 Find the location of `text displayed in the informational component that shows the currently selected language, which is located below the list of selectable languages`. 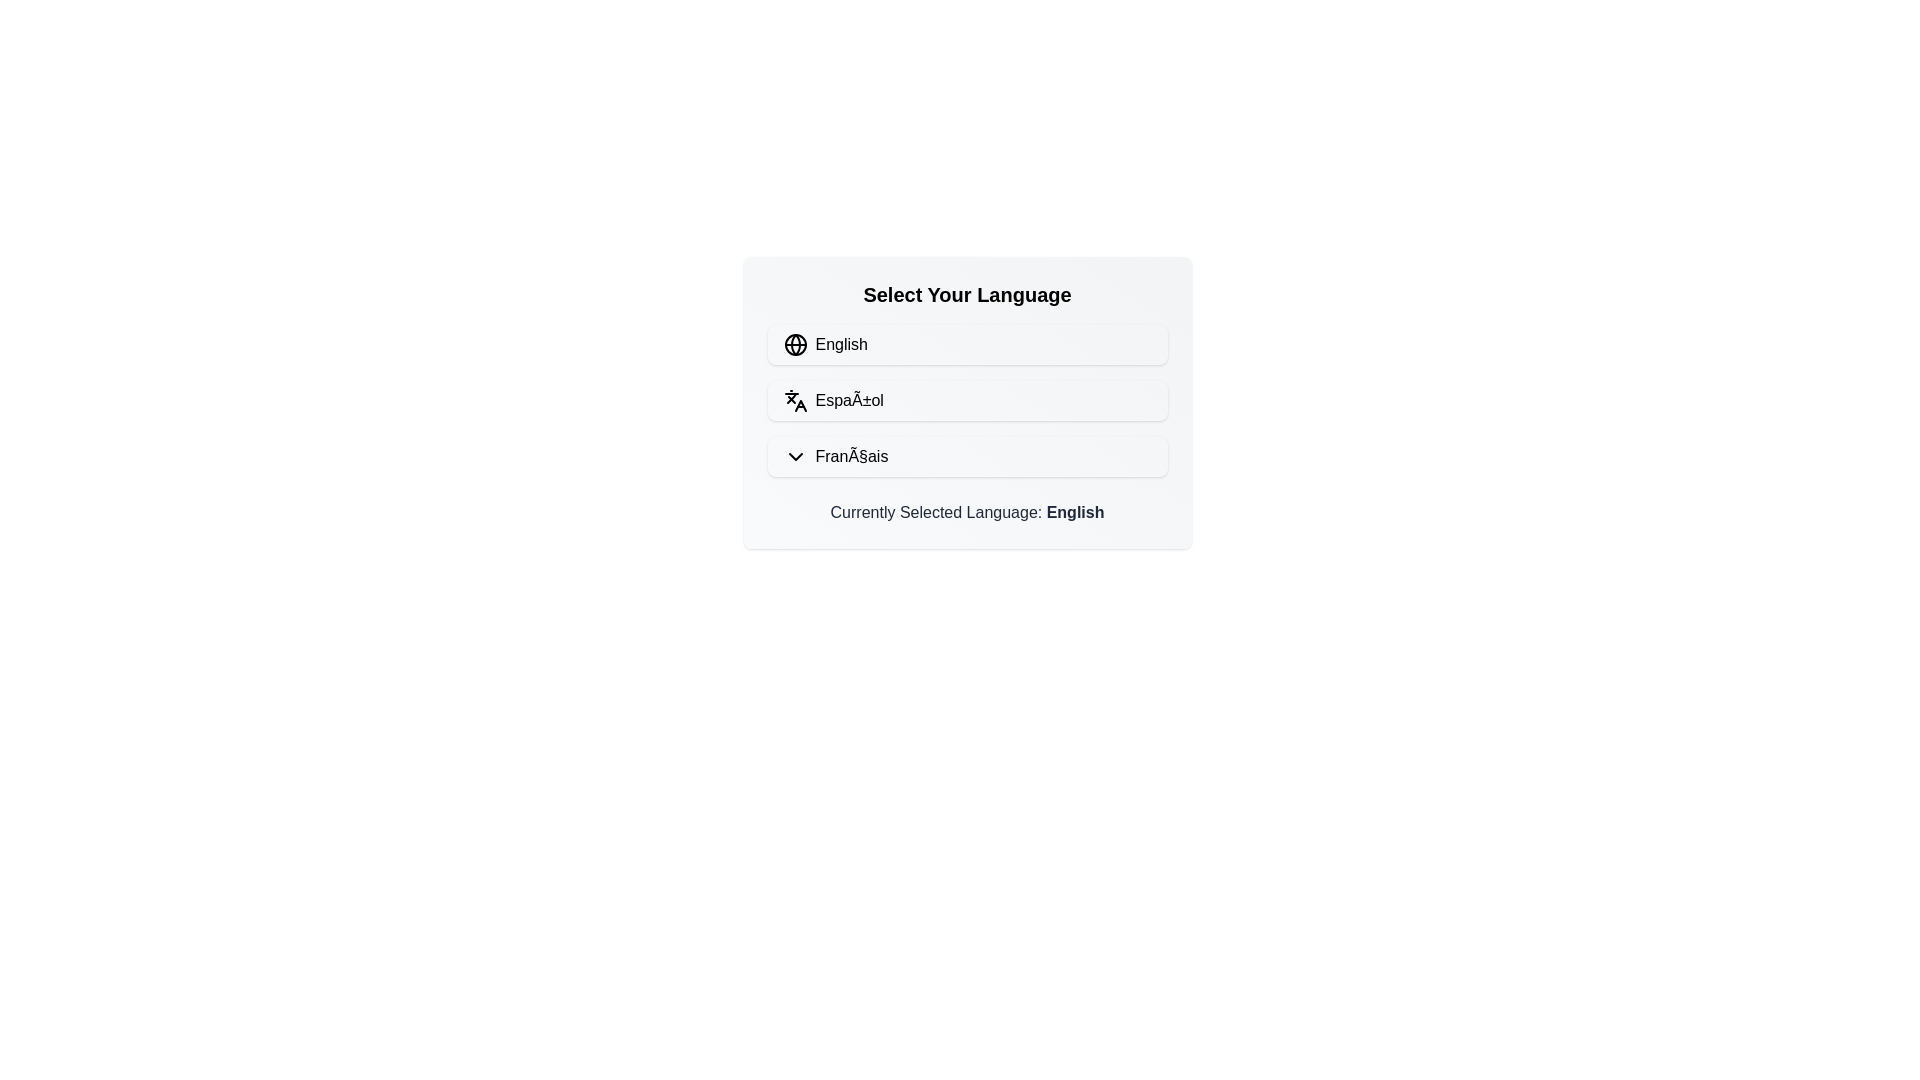

text displayed in the informational component that shows the currently selected language, which is located below the list of selectable languages is located at coordinates (967, 512).